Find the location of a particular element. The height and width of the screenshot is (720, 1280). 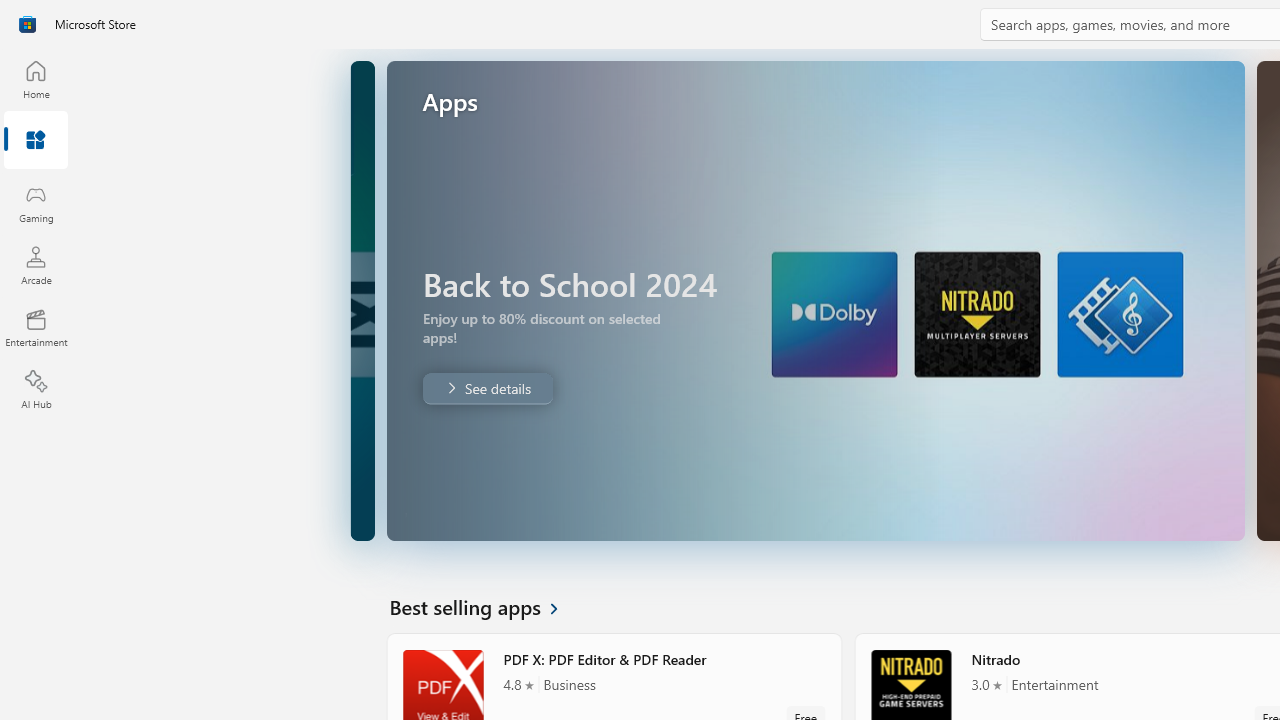

'Gaming' is located at coordinates (35, 203).